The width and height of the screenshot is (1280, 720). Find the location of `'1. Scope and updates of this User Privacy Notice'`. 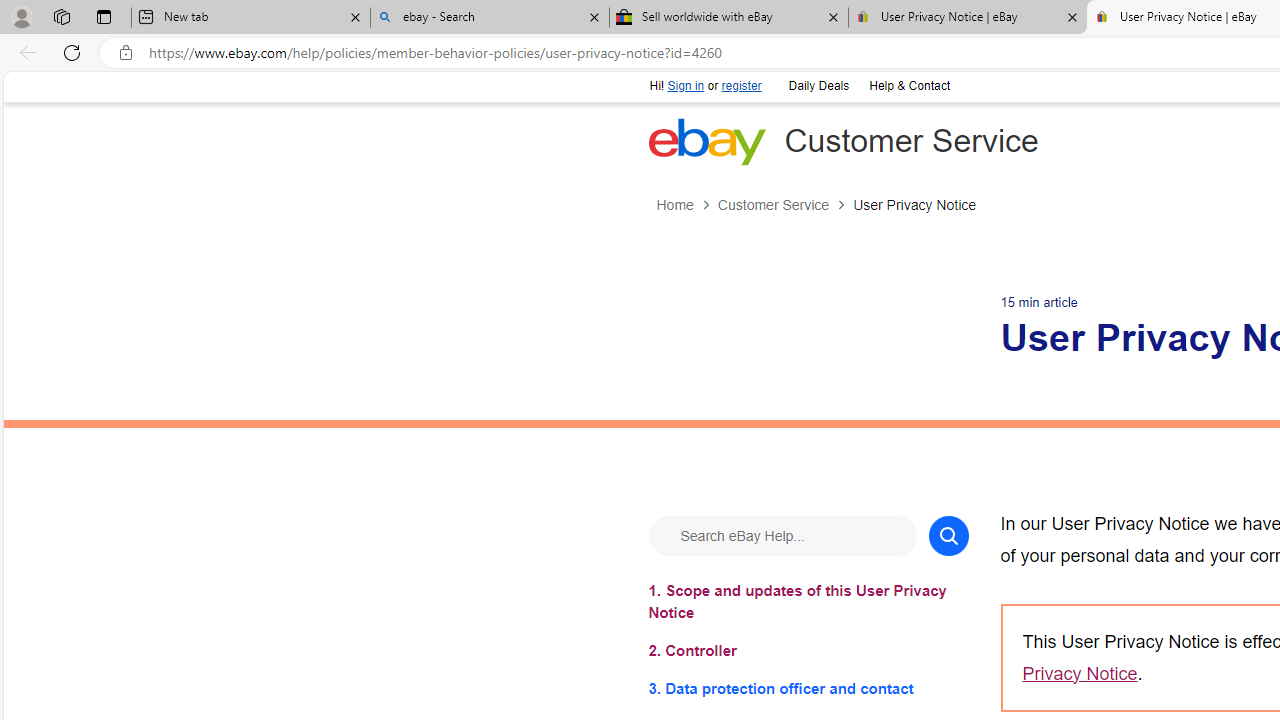

'1. Scope and updates of this User Privacy Notice' is located at coordinates (808, 600).